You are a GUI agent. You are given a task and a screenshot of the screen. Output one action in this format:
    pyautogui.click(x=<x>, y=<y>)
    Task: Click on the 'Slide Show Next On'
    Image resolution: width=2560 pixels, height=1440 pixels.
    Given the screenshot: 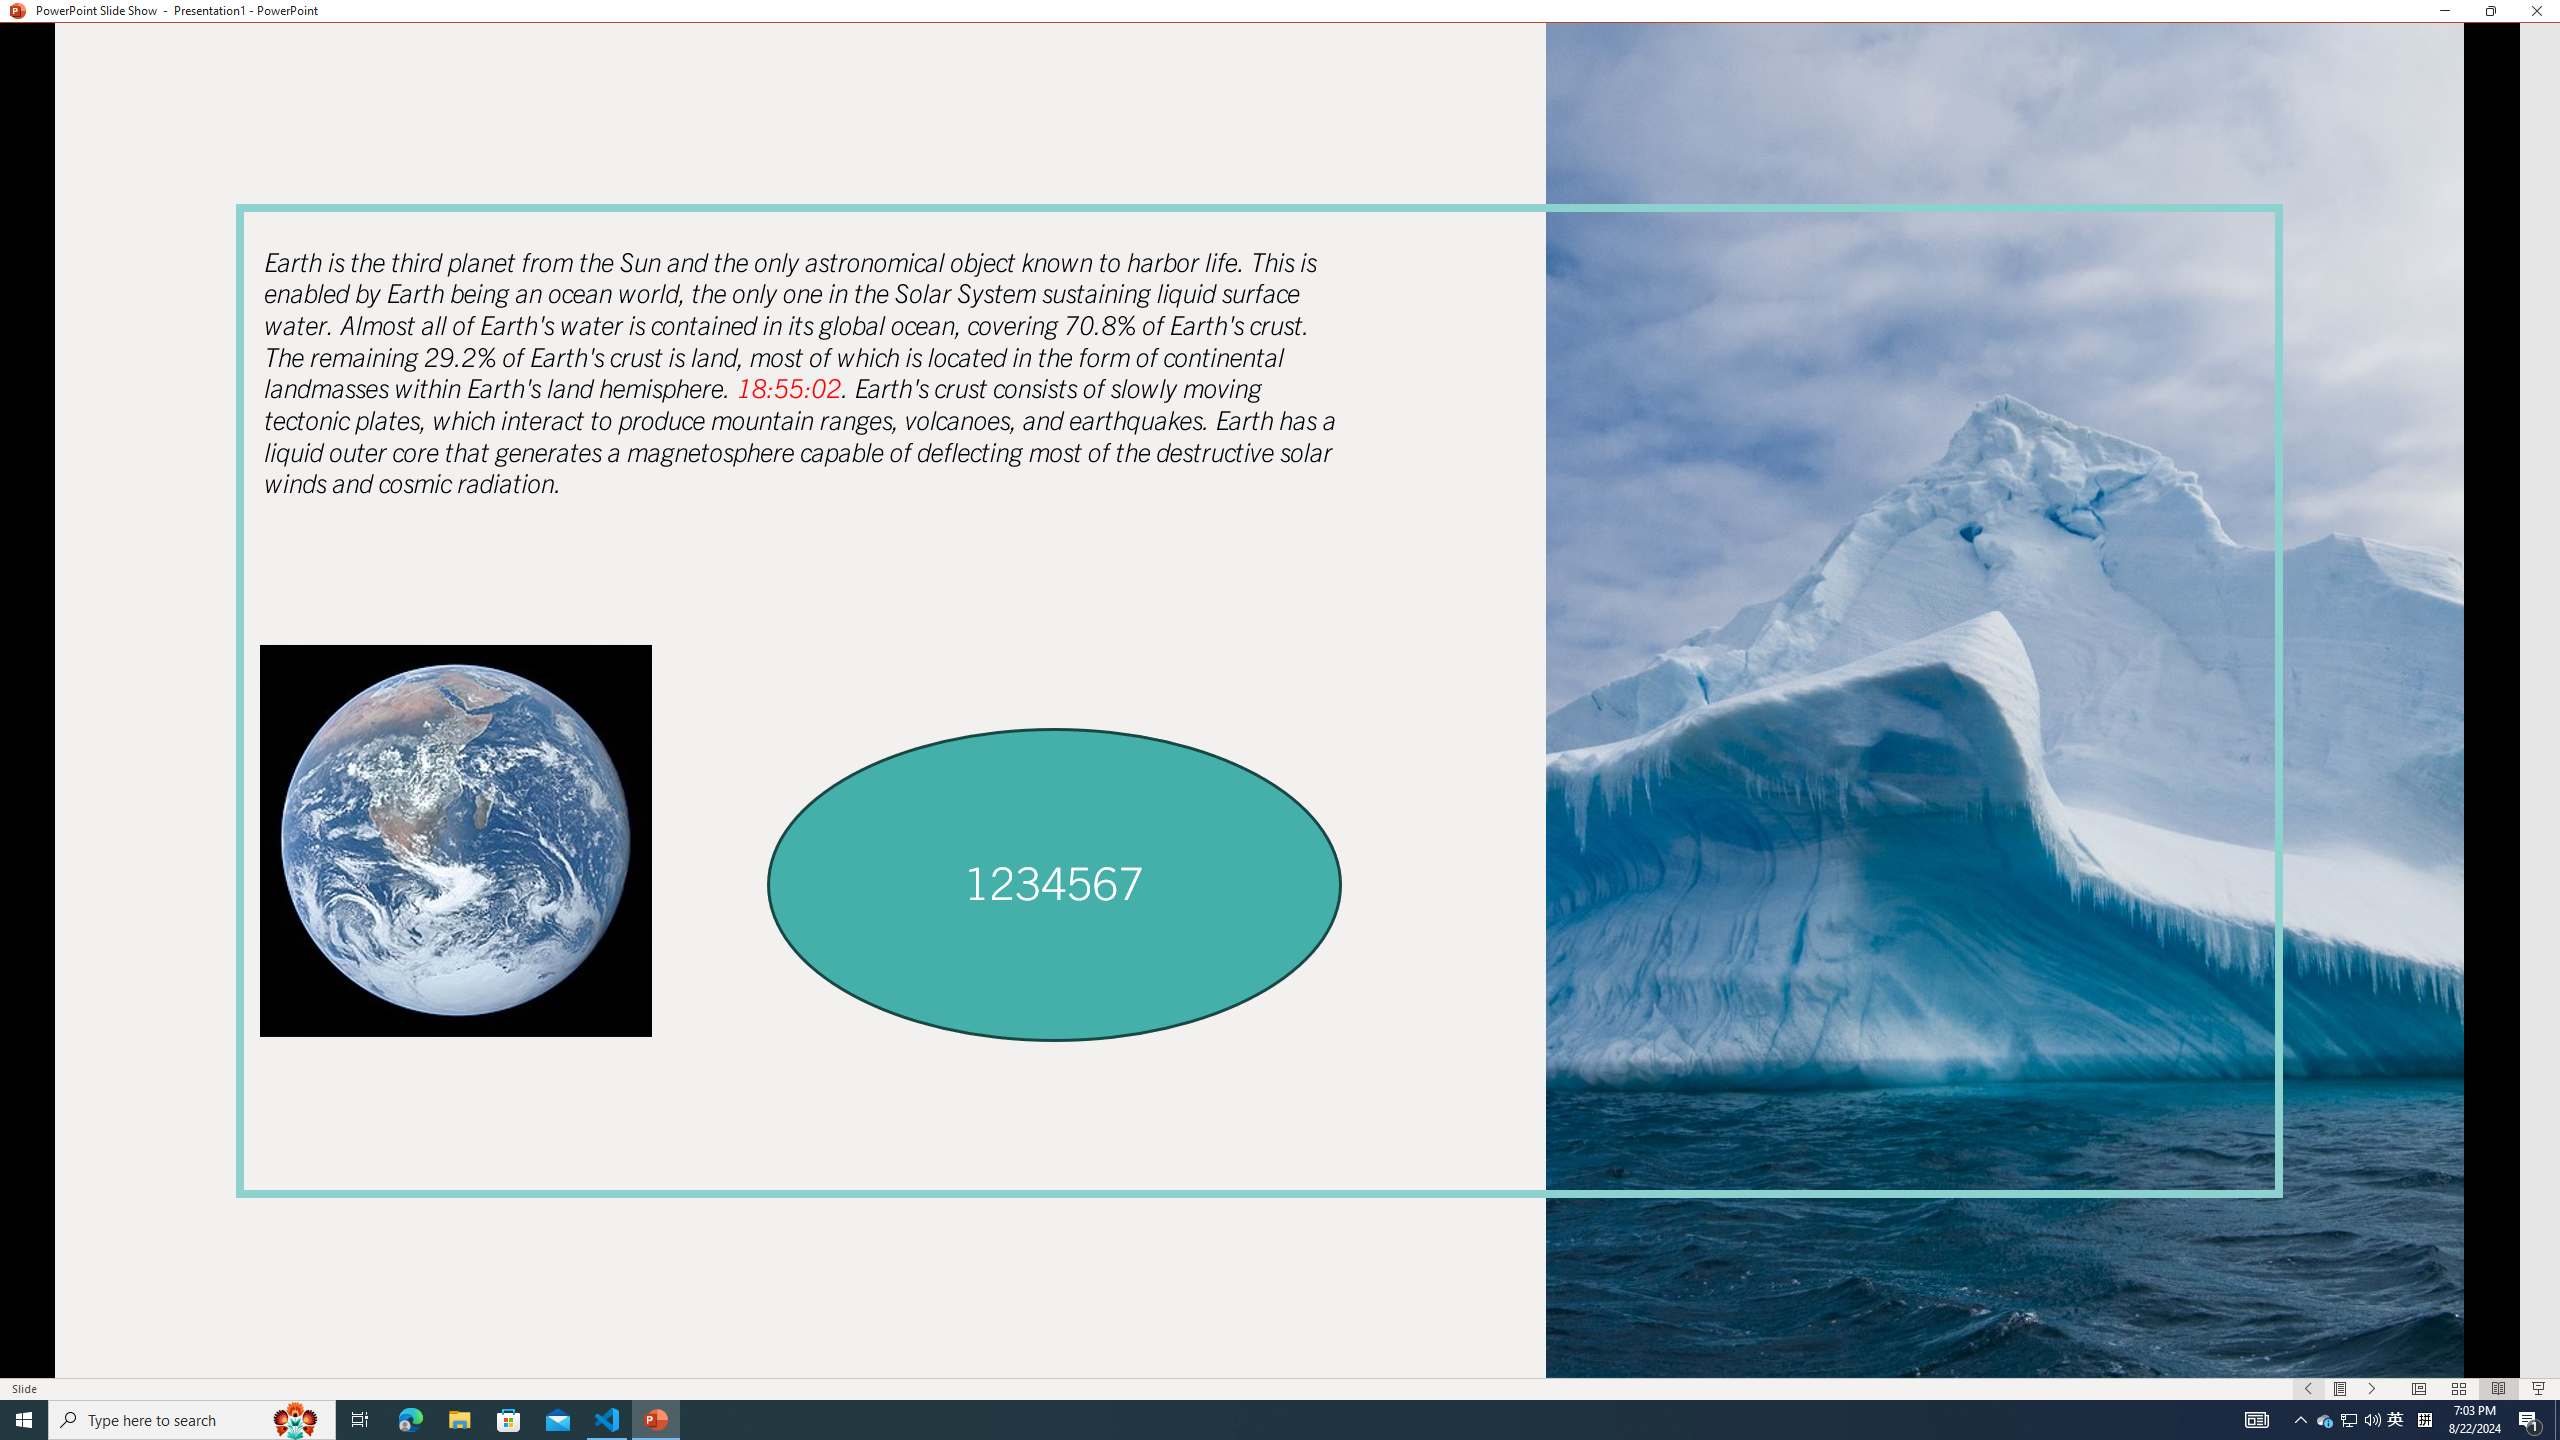 What is the action you would take?
    pyautogui.click(x=2372, y=1389)
    